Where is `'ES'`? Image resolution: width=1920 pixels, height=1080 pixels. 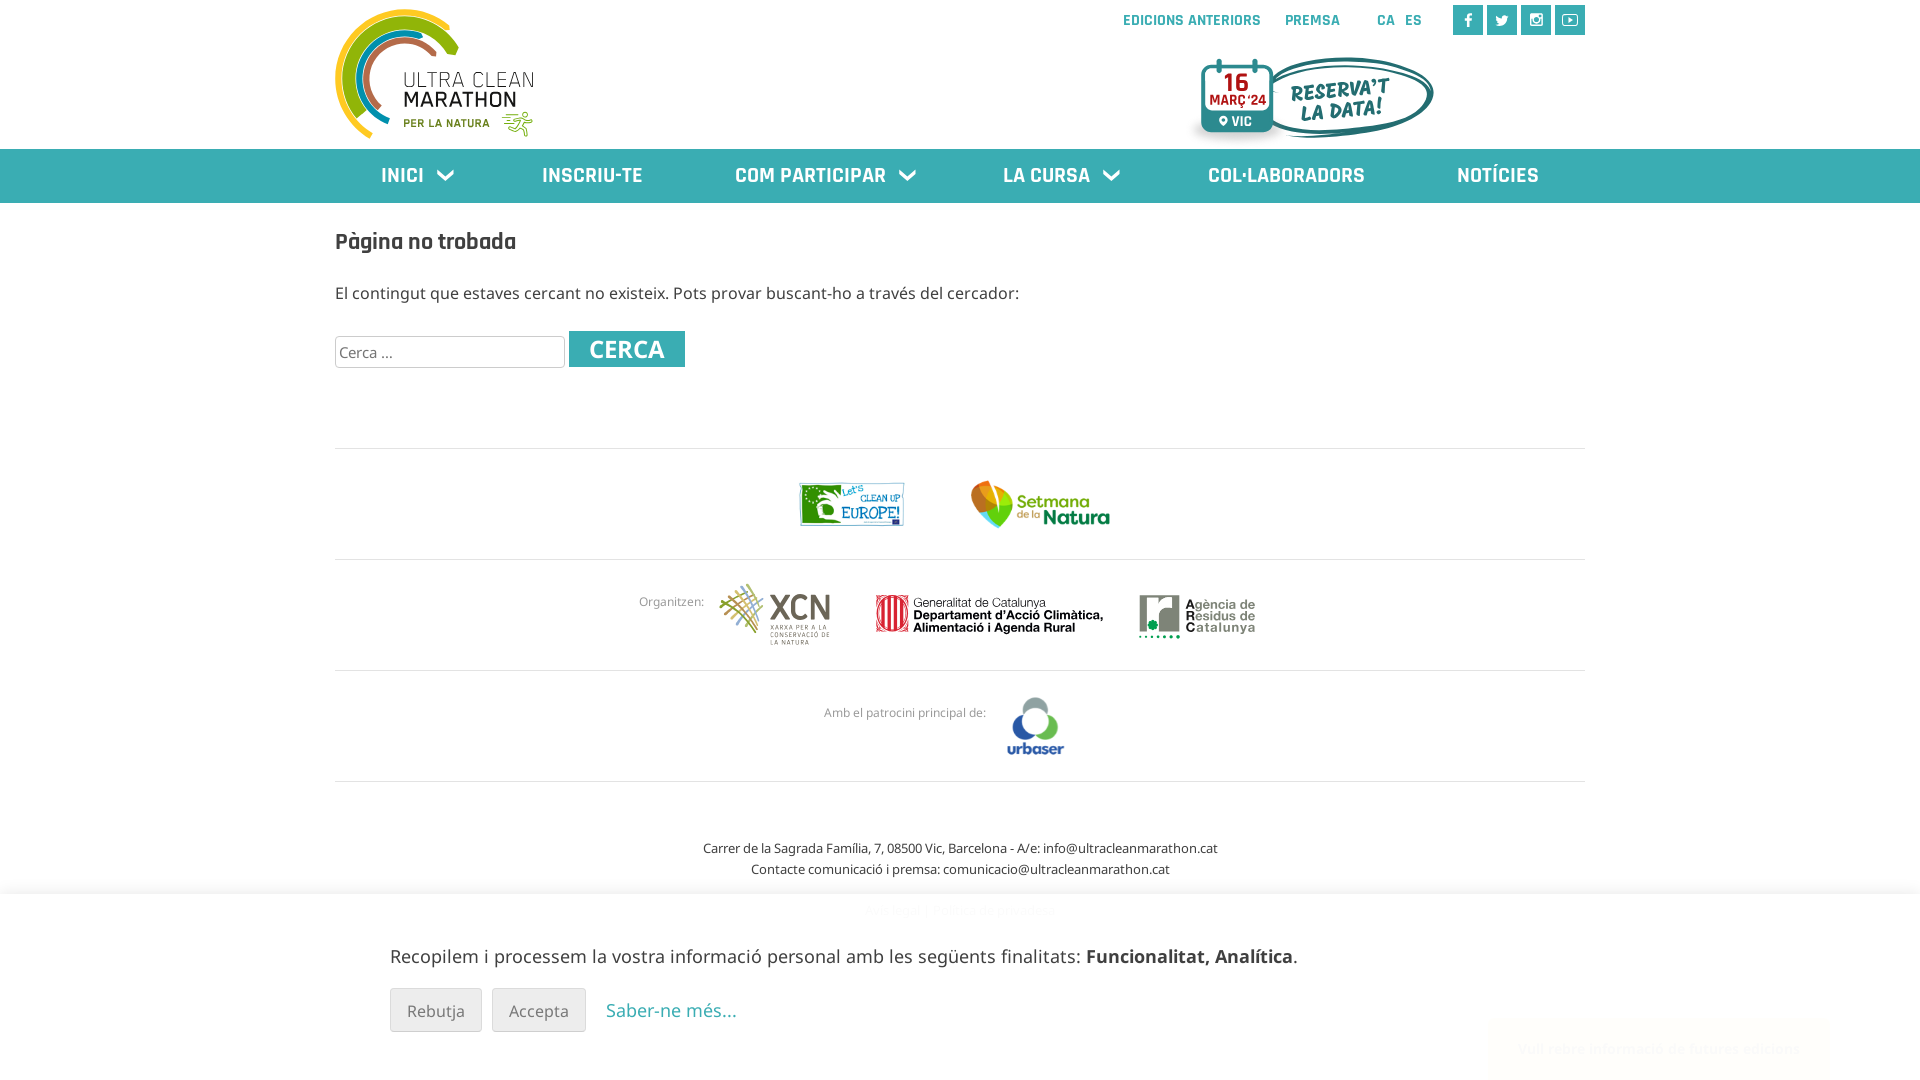
'ES' is located at coordinates (1412, 20).